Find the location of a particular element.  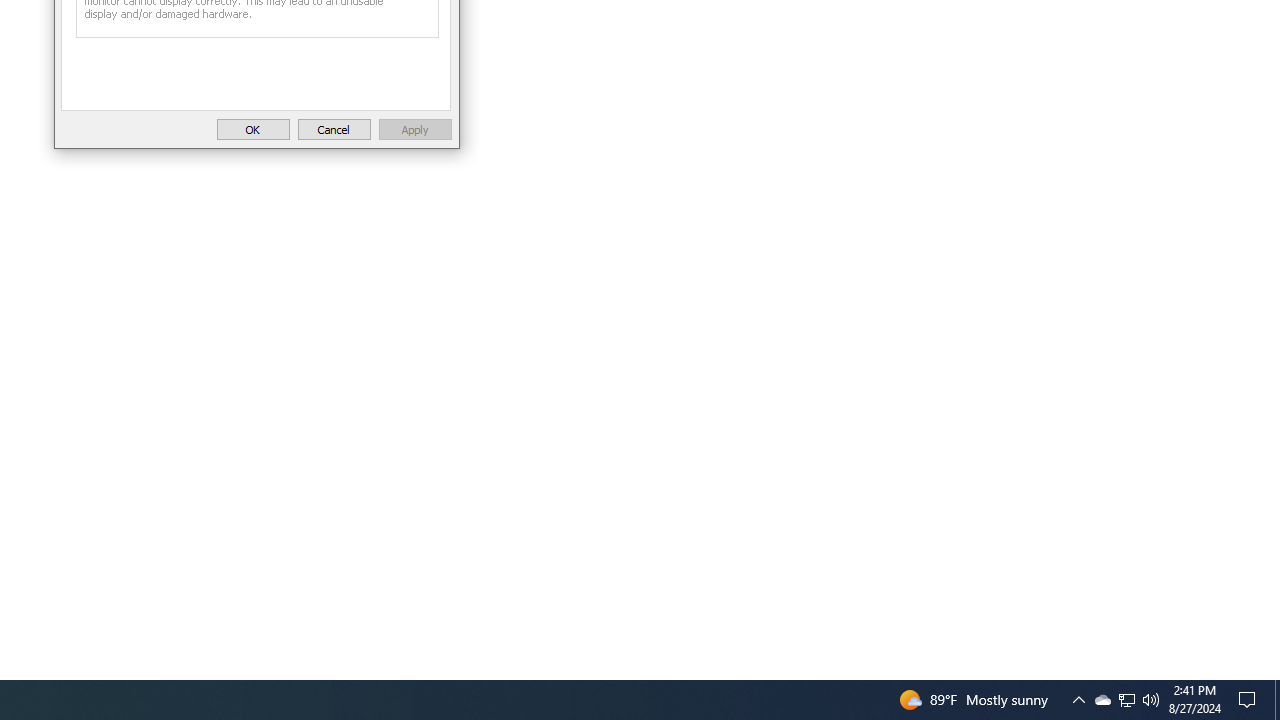

'User Promoted Notification Area' is located at coordinates (1127, 698).